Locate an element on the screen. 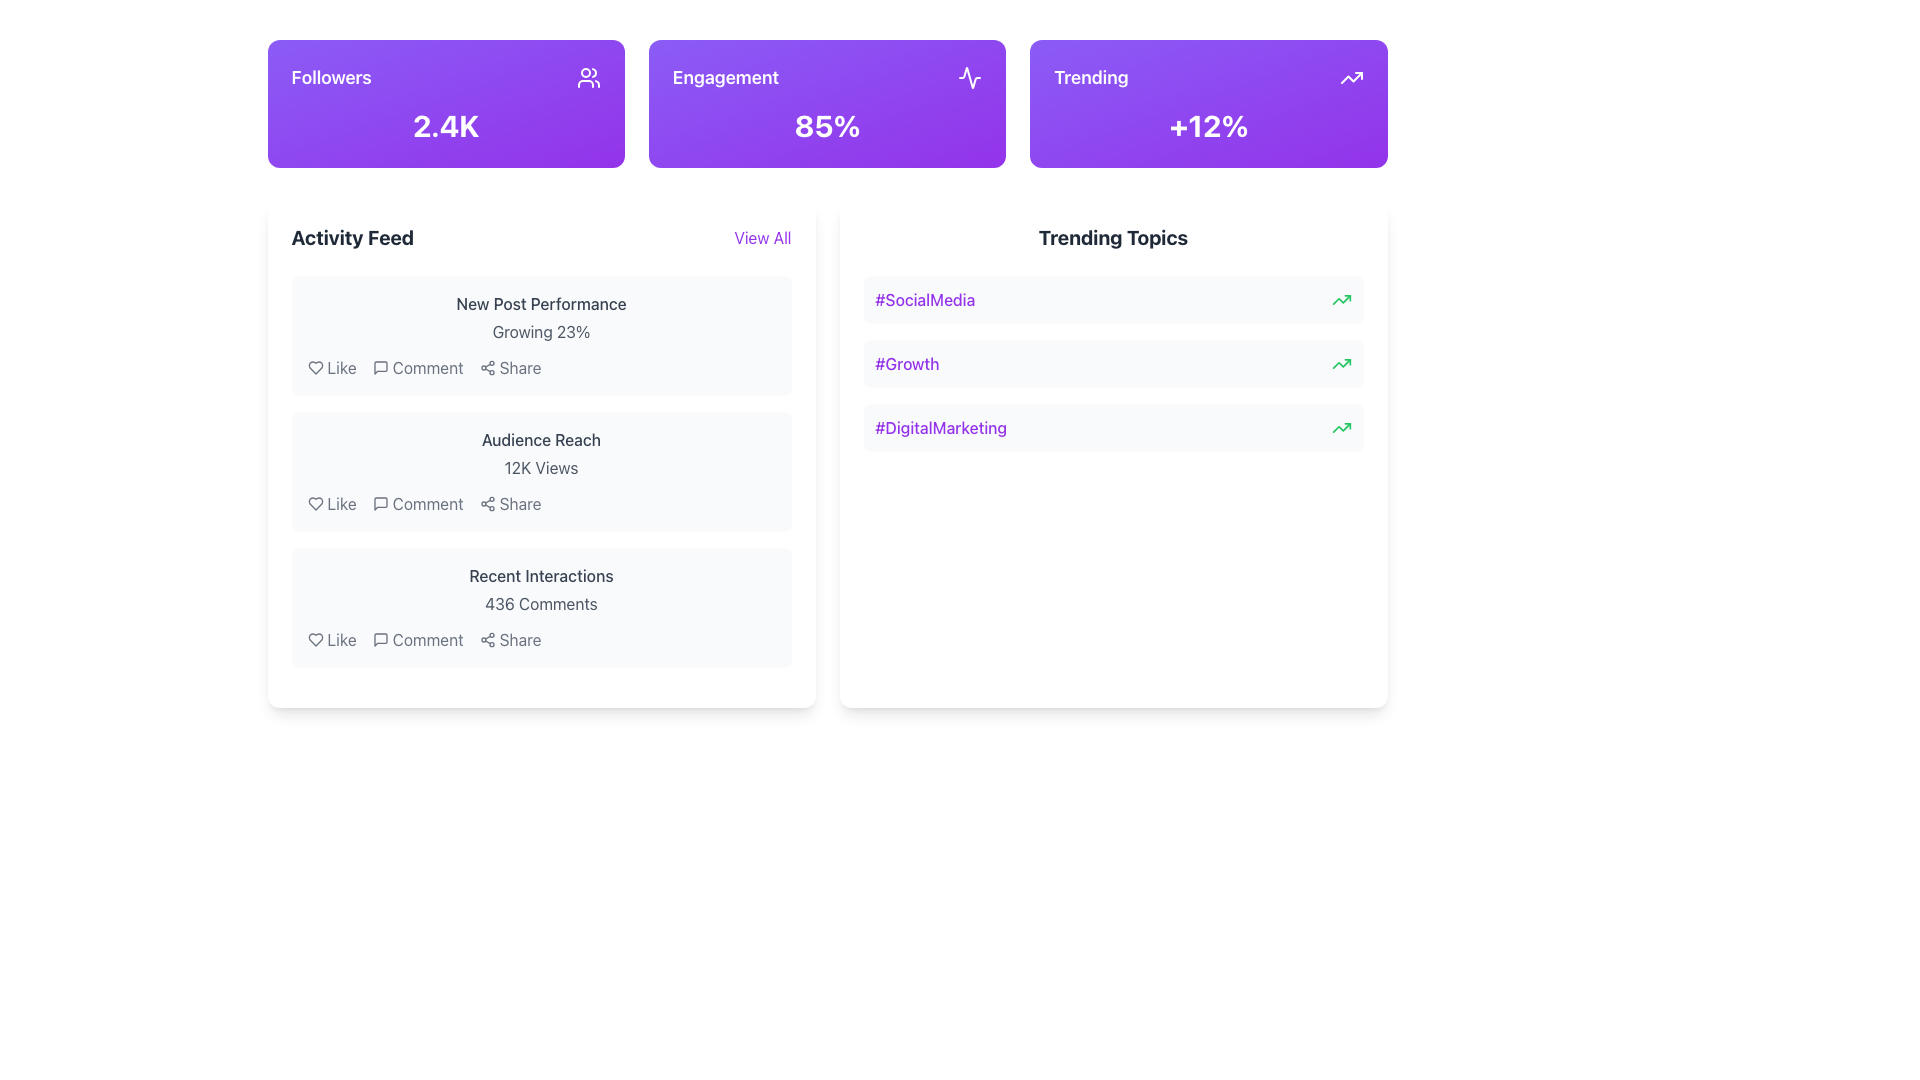  the static text label in the 'Activity Feed' panel to initiate a comment action, which is located near the 'Like' and 'Share' options in the 'New Post Performance' section is located at coordinates (427, 367).